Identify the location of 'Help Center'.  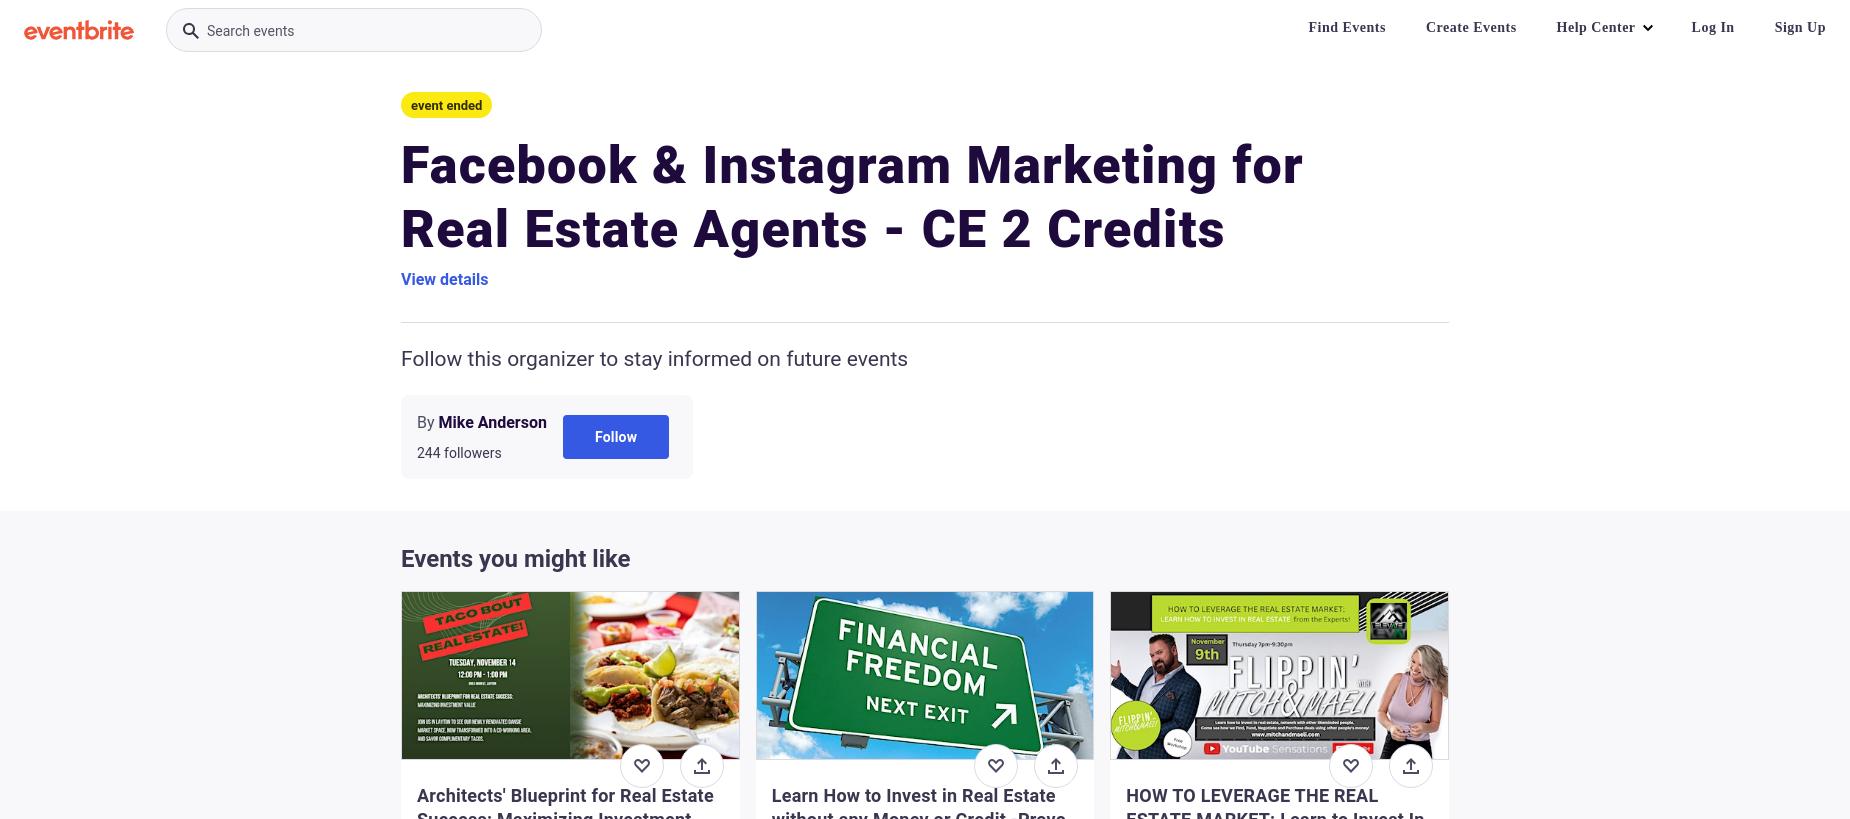
(1556, 26).